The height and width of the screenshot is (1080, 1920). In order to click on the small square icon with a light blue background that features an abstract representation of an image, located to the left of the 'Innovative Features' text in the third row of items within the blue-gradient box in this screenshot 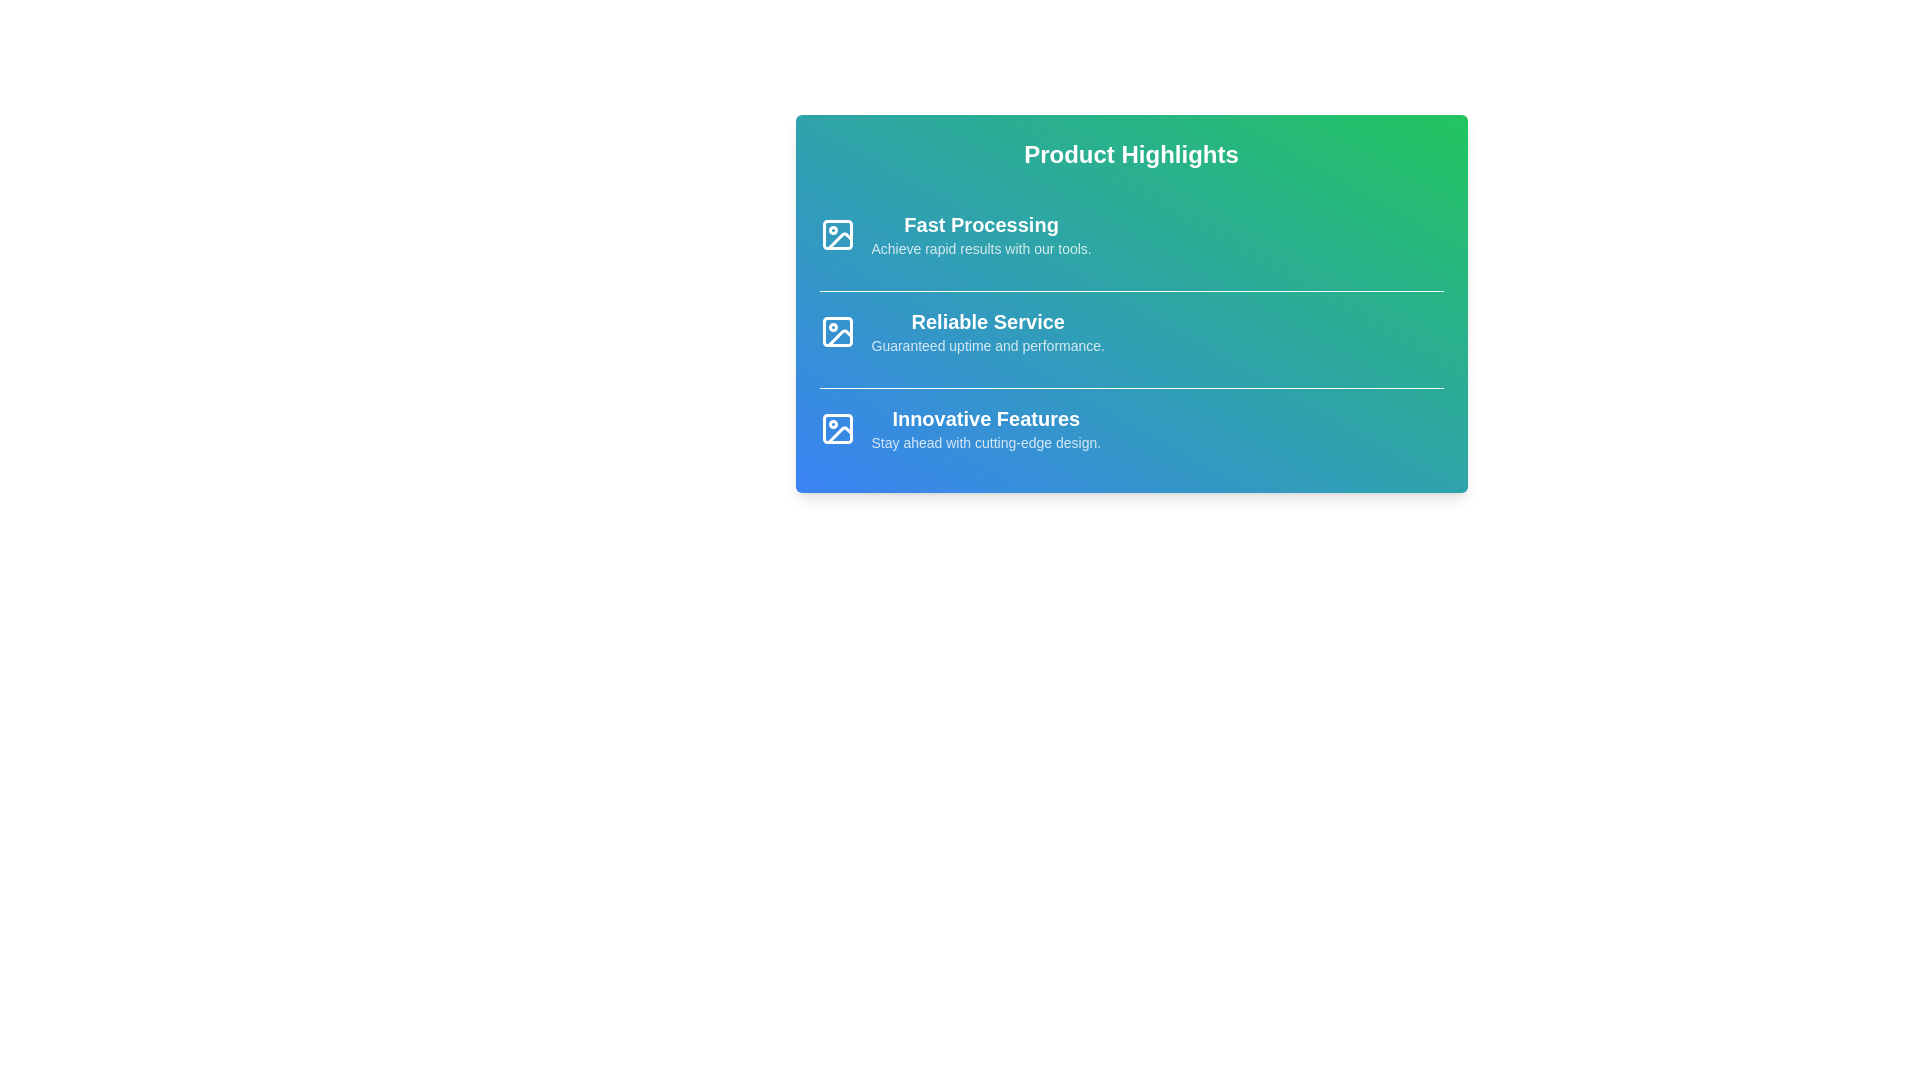, I will do `click(837, 427)`.